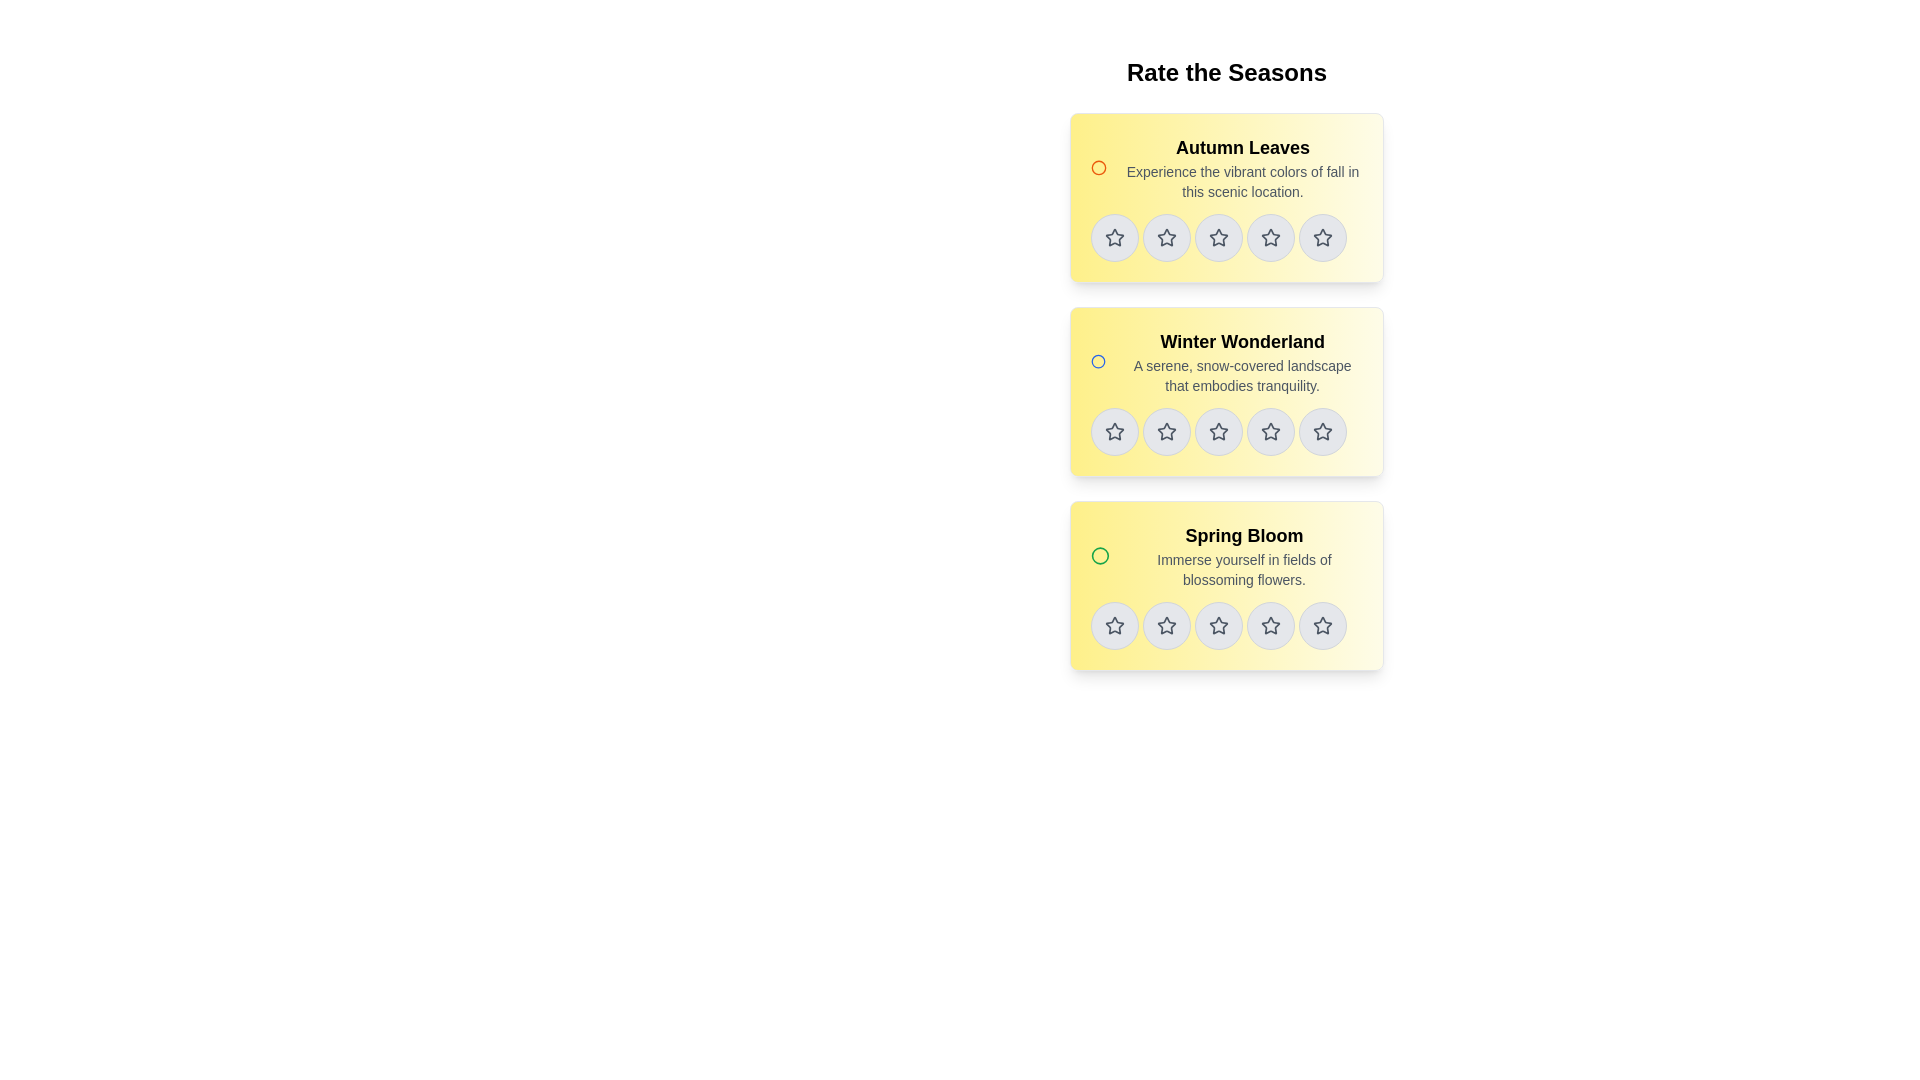 This screenshot has width=1920, height=1080. Describe the element at coordinates (1226, 237) in the screenshot. I see `the star button in the Rating component for the 'Autumn Leaves' item to set the rating` at that location.